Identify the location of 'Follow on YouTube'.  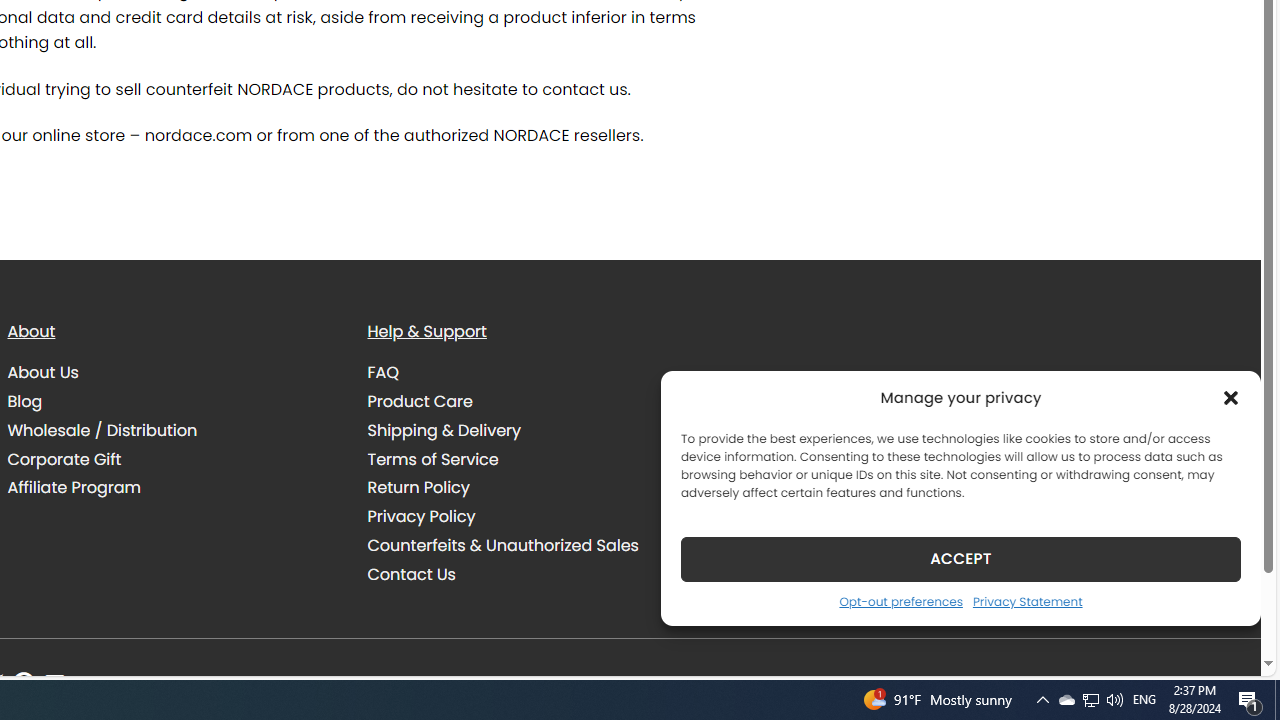
(55, 683).